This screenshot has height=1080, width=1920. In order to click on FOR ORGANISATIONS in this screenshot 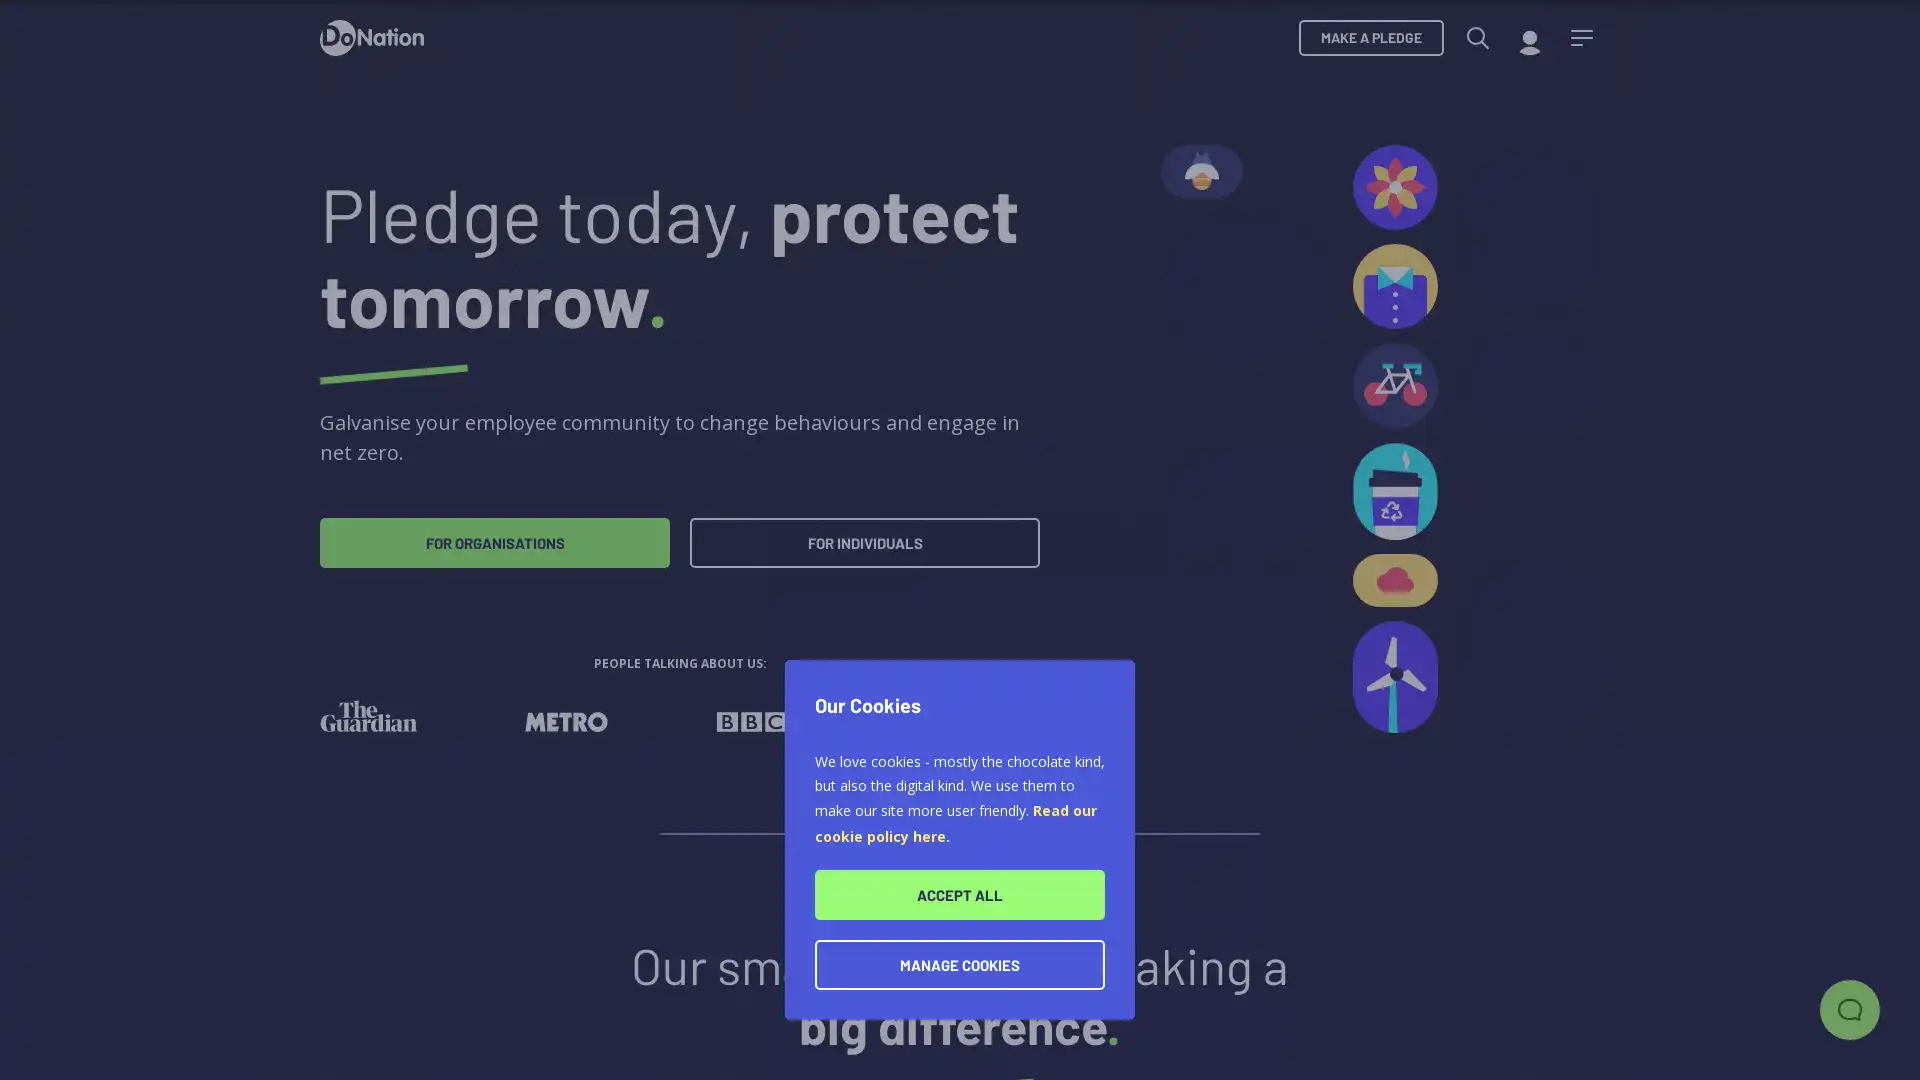, I will do `click(494, 543)`.